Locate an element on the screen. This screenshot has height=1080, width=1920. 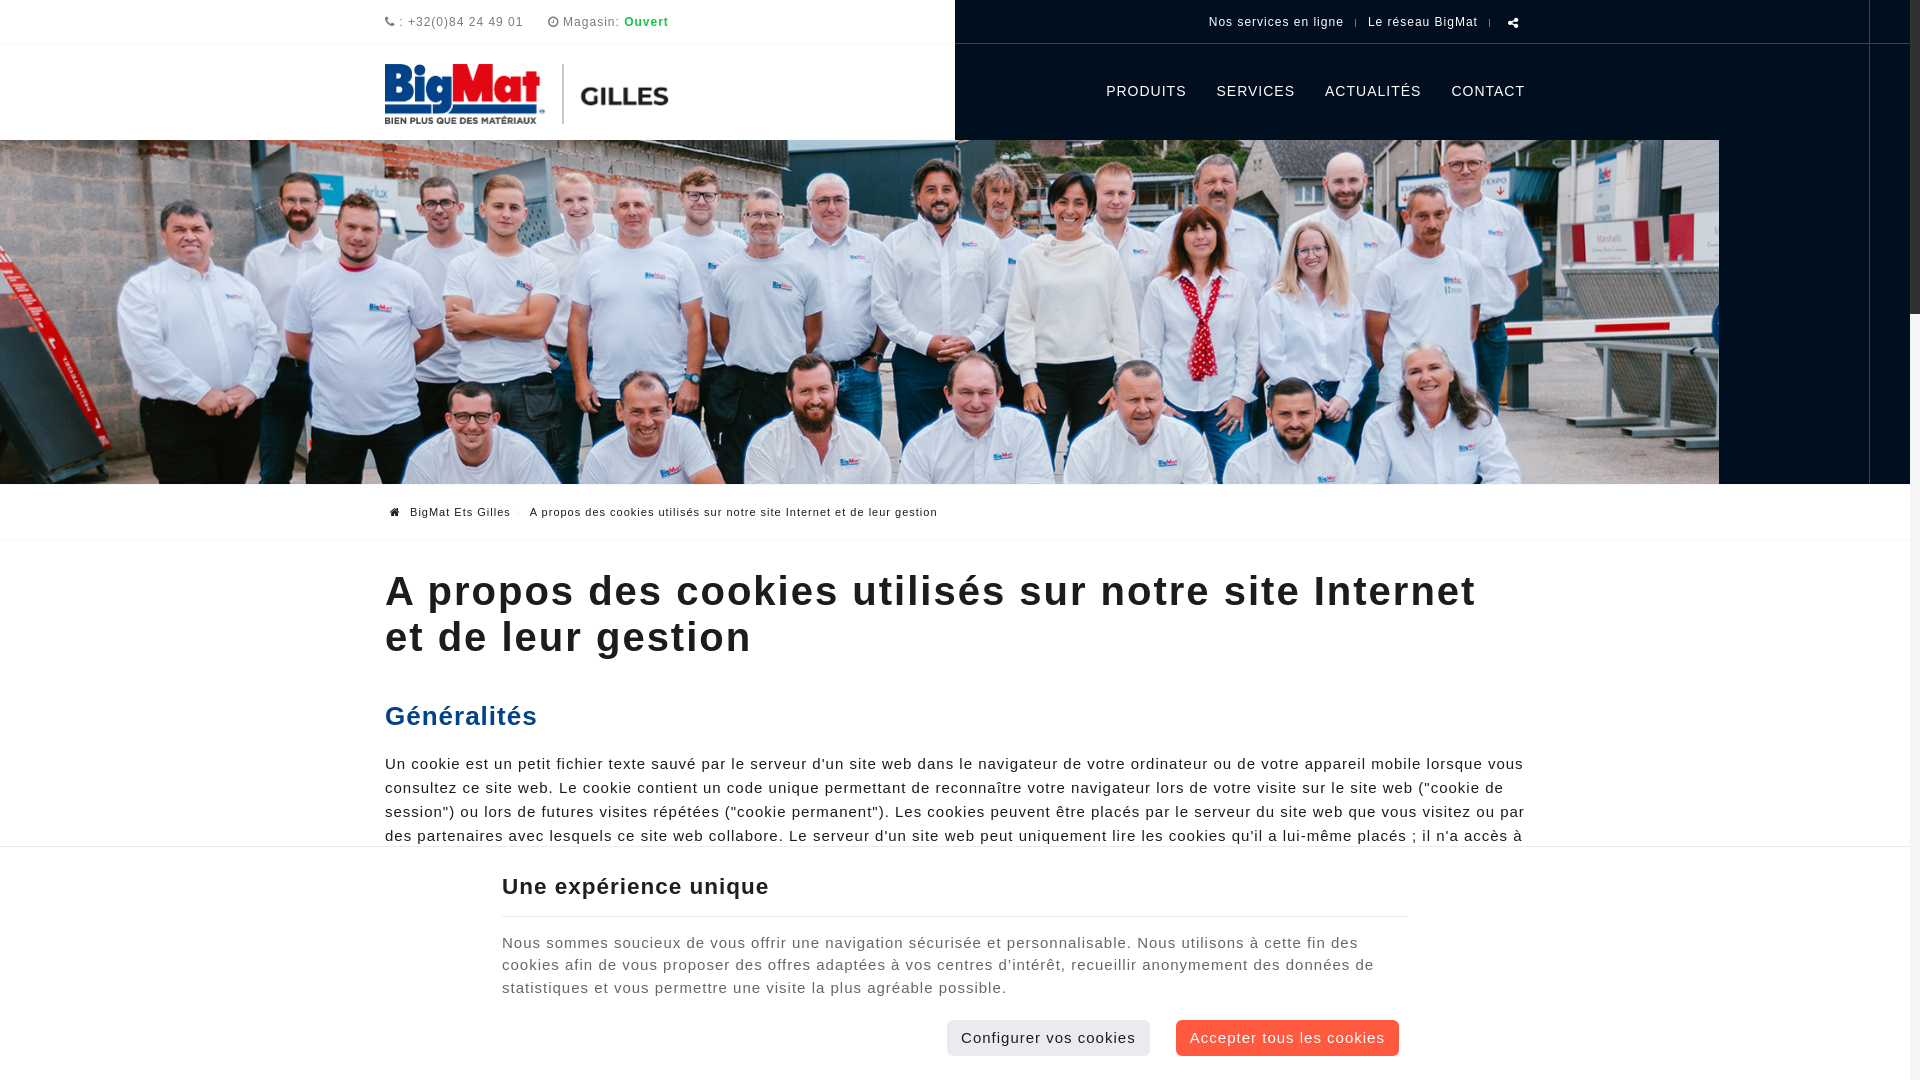
'BigMat Ets Gilles' is located at coordinates (553, 93).